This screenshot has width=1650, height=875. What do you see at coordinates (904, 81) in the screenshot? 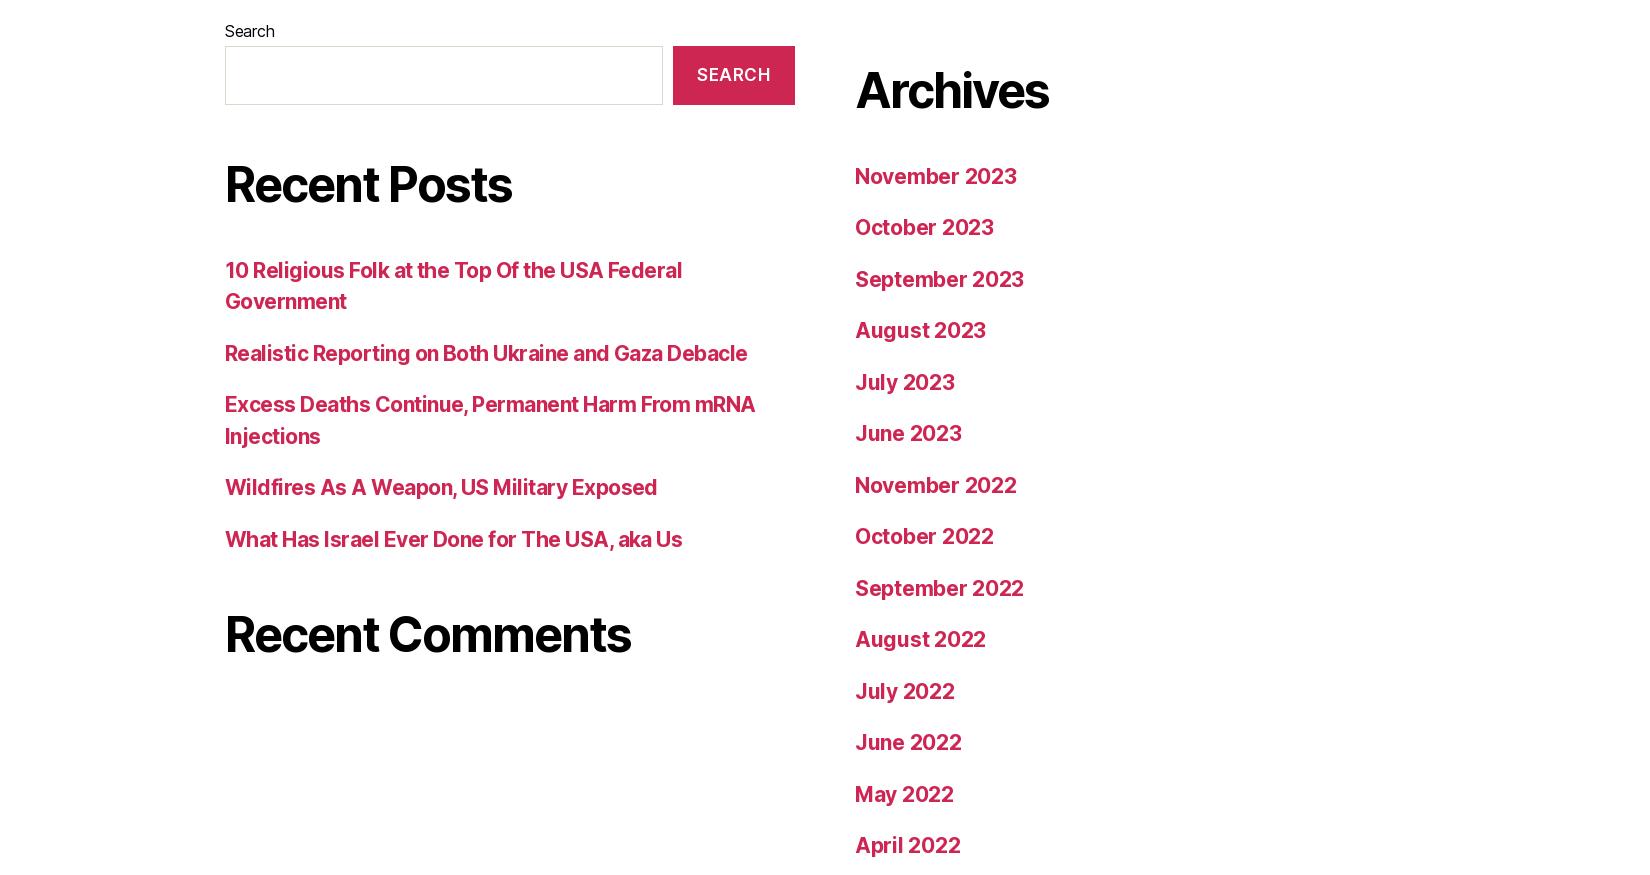
I see `'July 2022'` at bounding box center [904, 81].